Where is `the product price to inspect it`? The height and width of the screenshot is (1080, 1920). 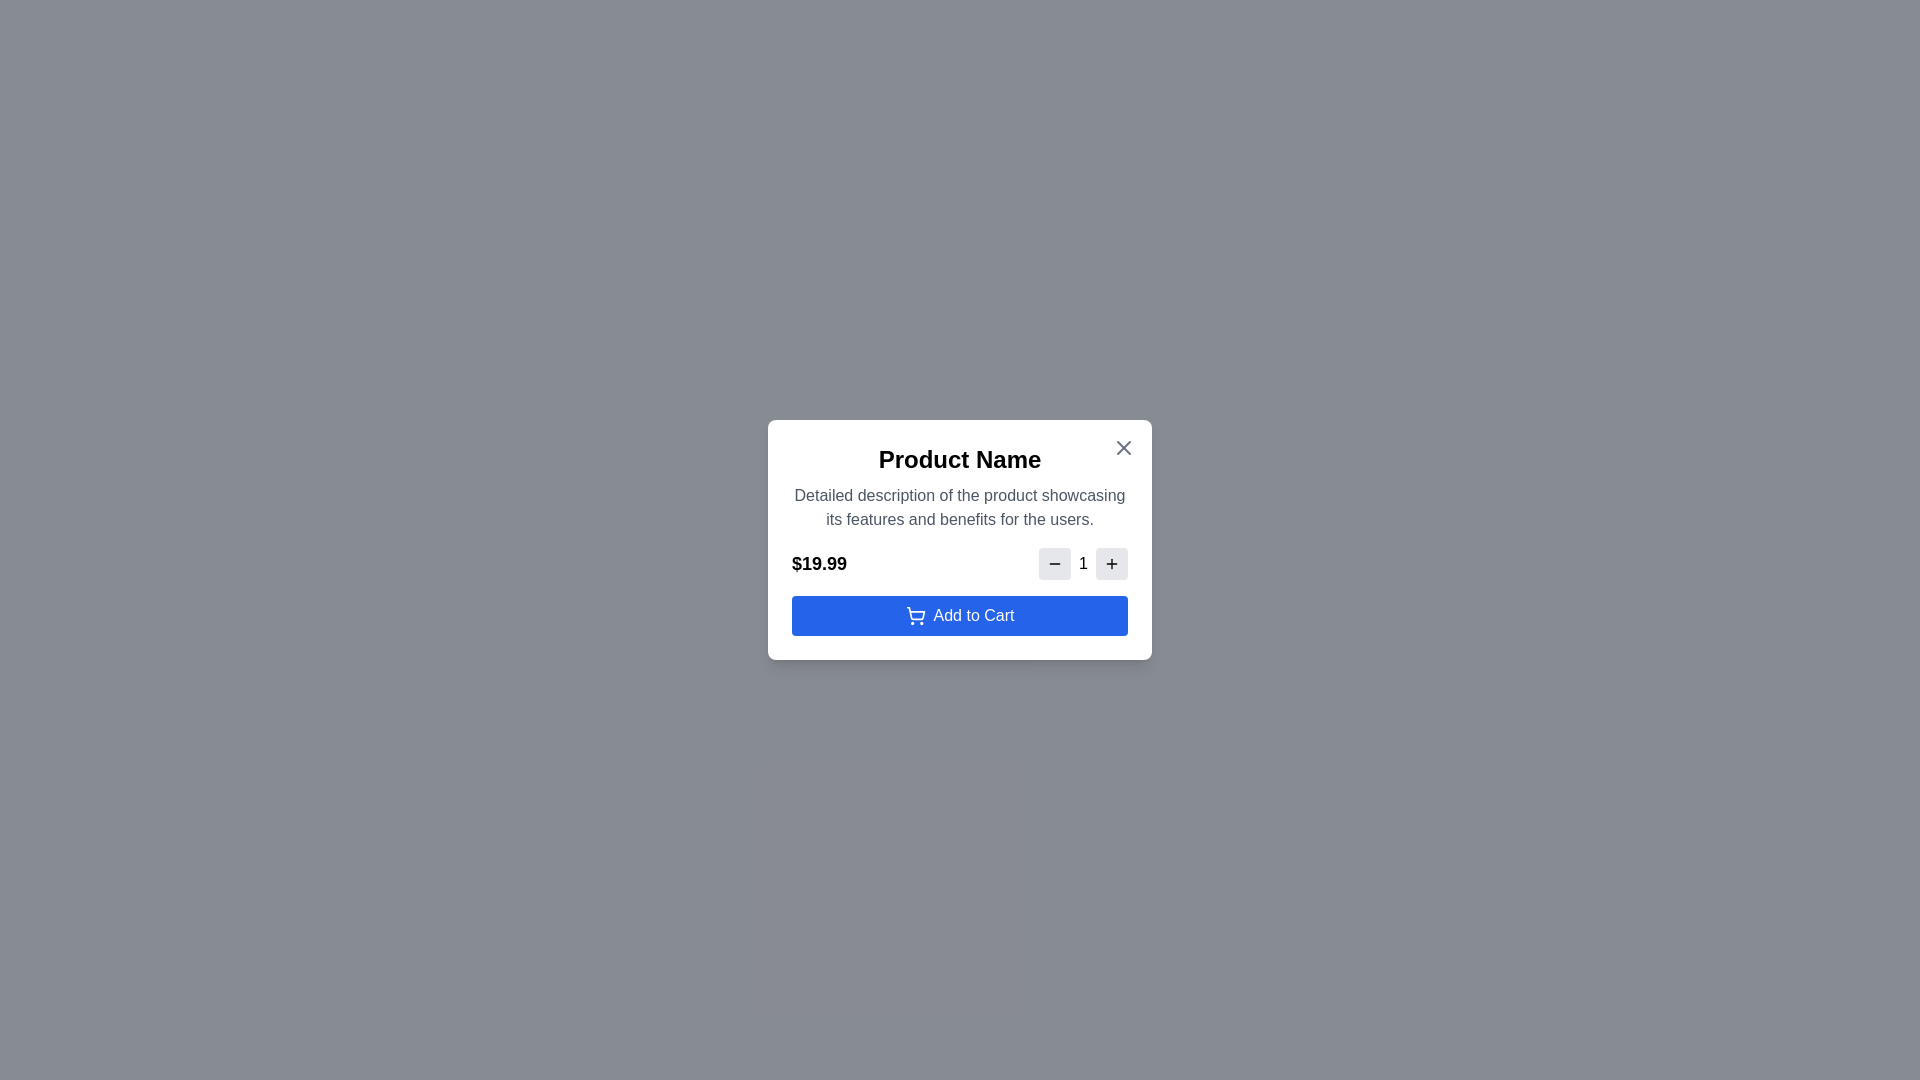 the product price to inspect it is located at coordinates (819, 563).